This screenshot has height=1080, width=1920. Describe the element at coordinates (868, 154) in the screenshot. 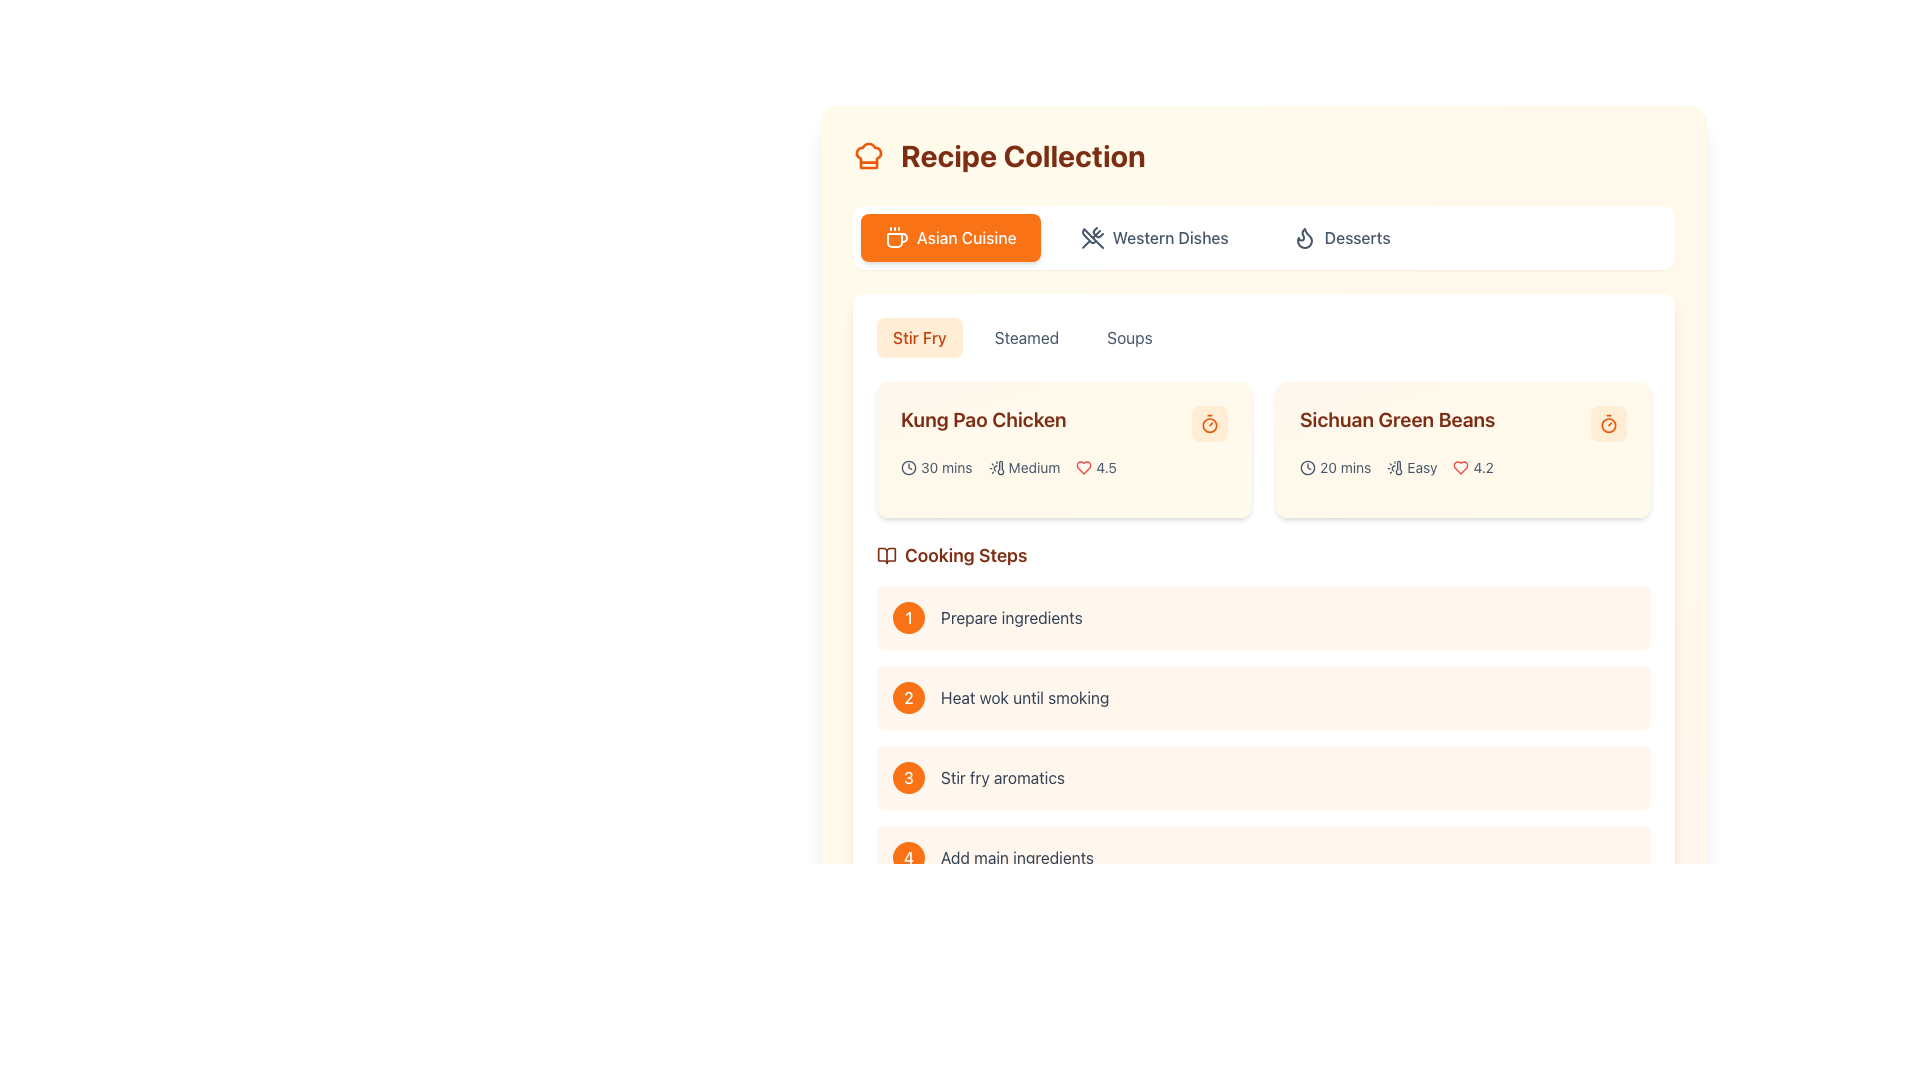

I see `SVG structure of the orange chef's hat icon located near the 'Recipe Collection' title at the top left of the interface` at that location.